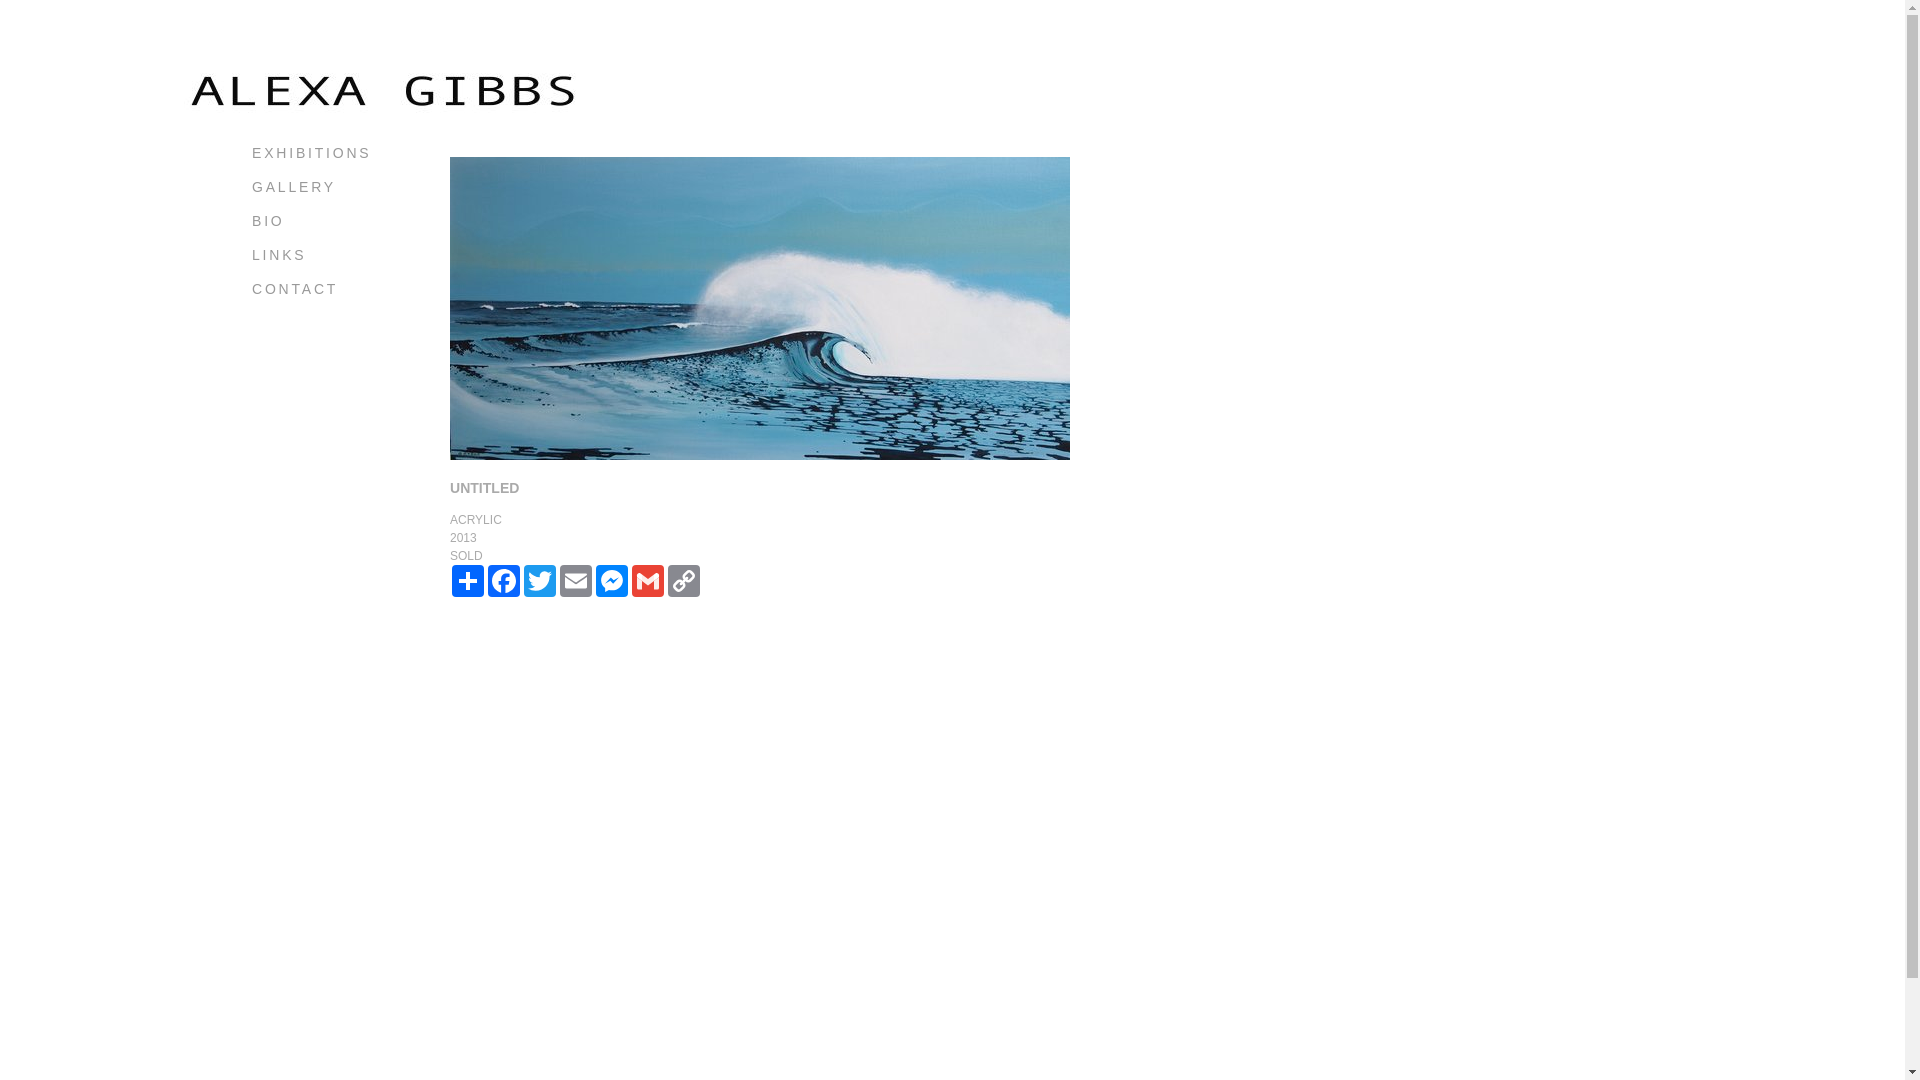  Describe the element at coordinates (539, 581) in the screenshot. I see `'TWITTER'` at that location.